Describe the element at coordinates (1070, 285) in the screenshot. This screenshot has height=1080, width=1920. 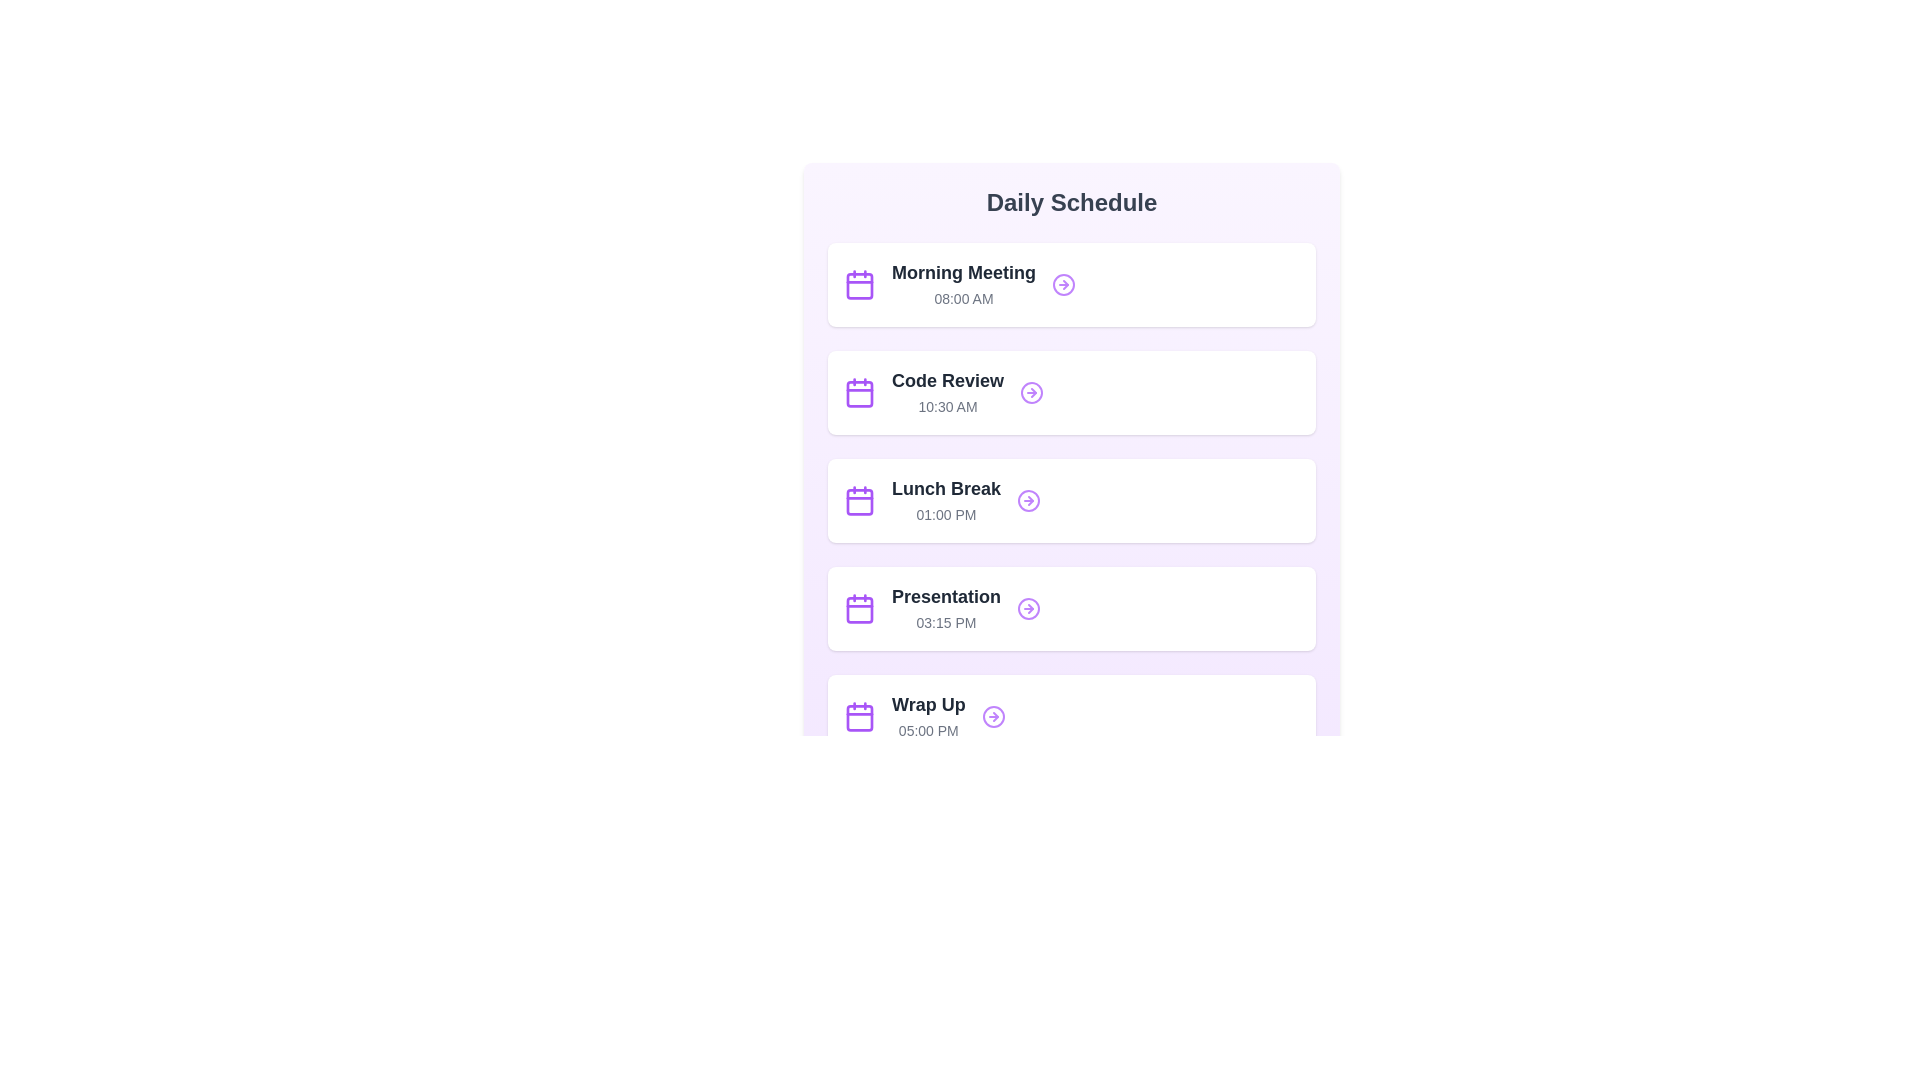
I see `the arrow icon of the 'Morning Meeting' list item located in the 'Daily Schedule' section` at that location.